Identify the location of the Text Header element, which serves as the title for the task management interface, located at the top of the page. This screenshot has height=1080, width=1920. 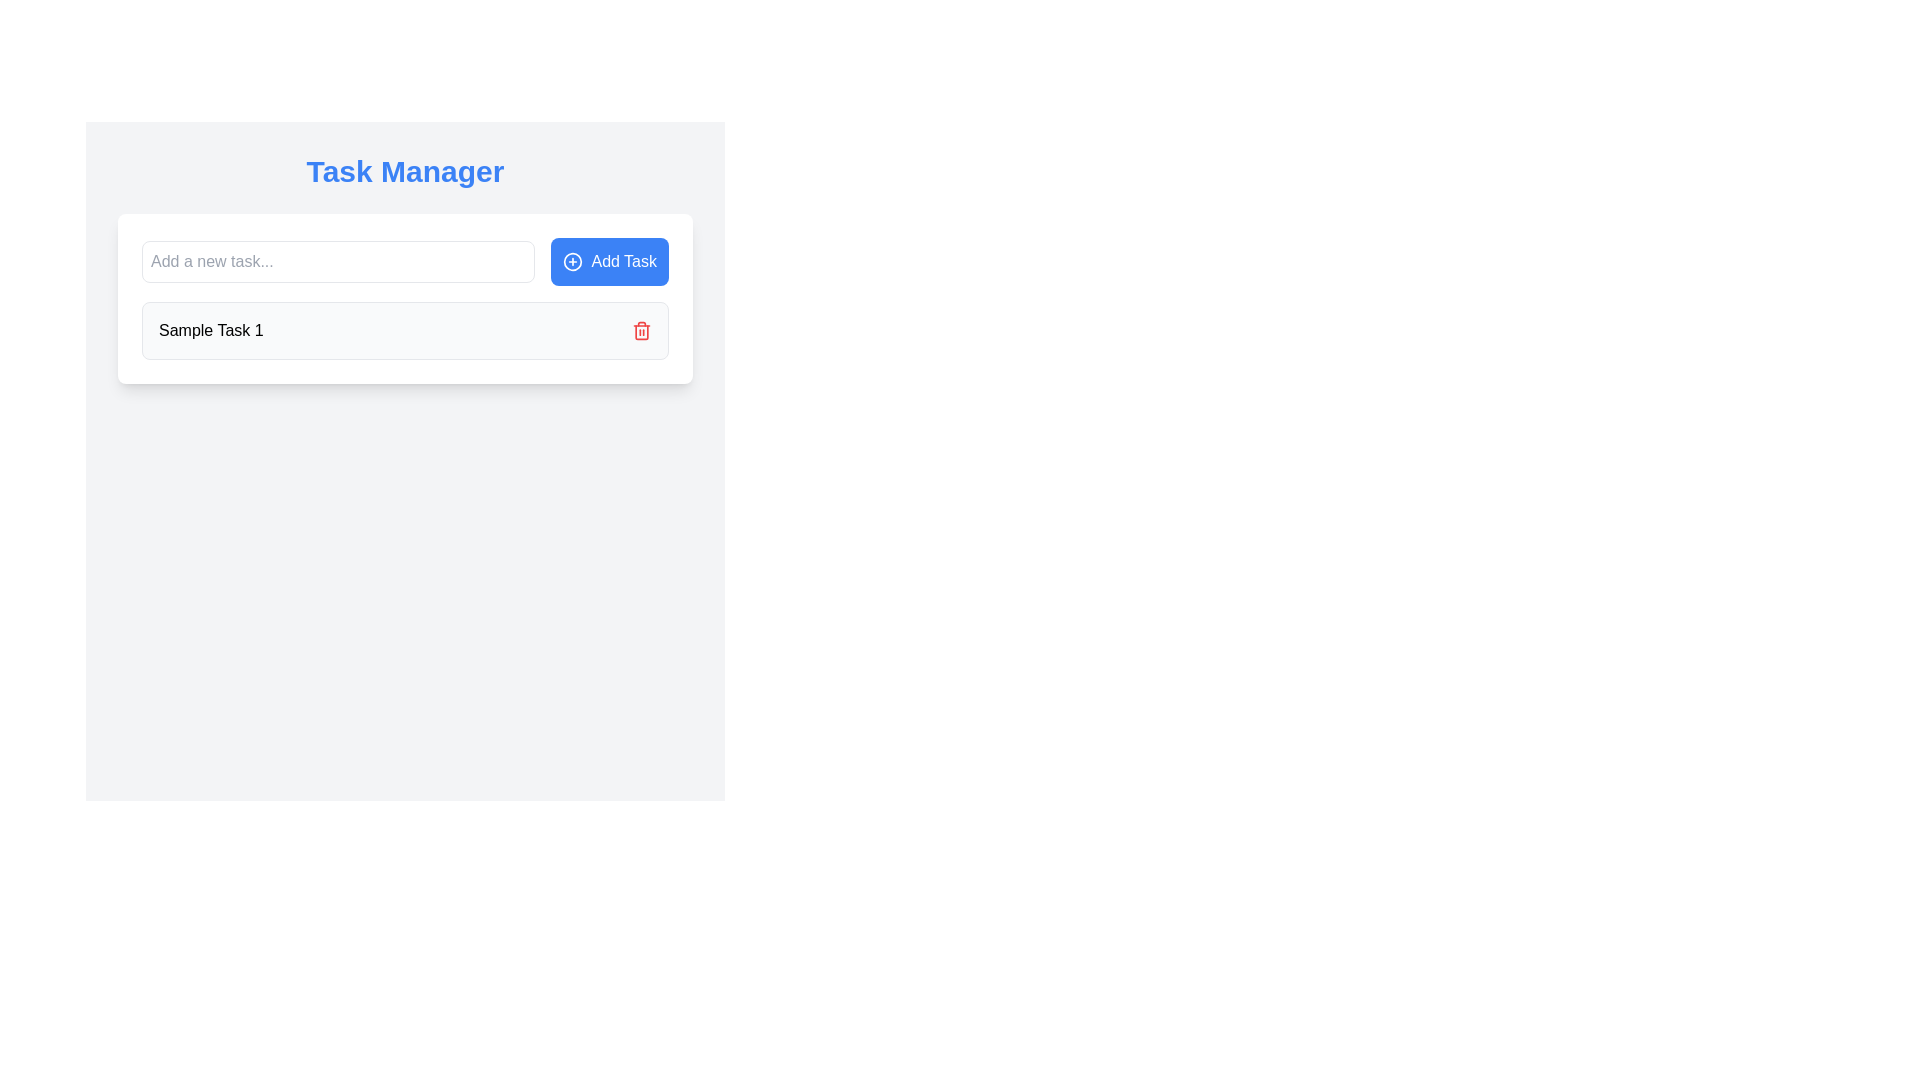
(404, 171).